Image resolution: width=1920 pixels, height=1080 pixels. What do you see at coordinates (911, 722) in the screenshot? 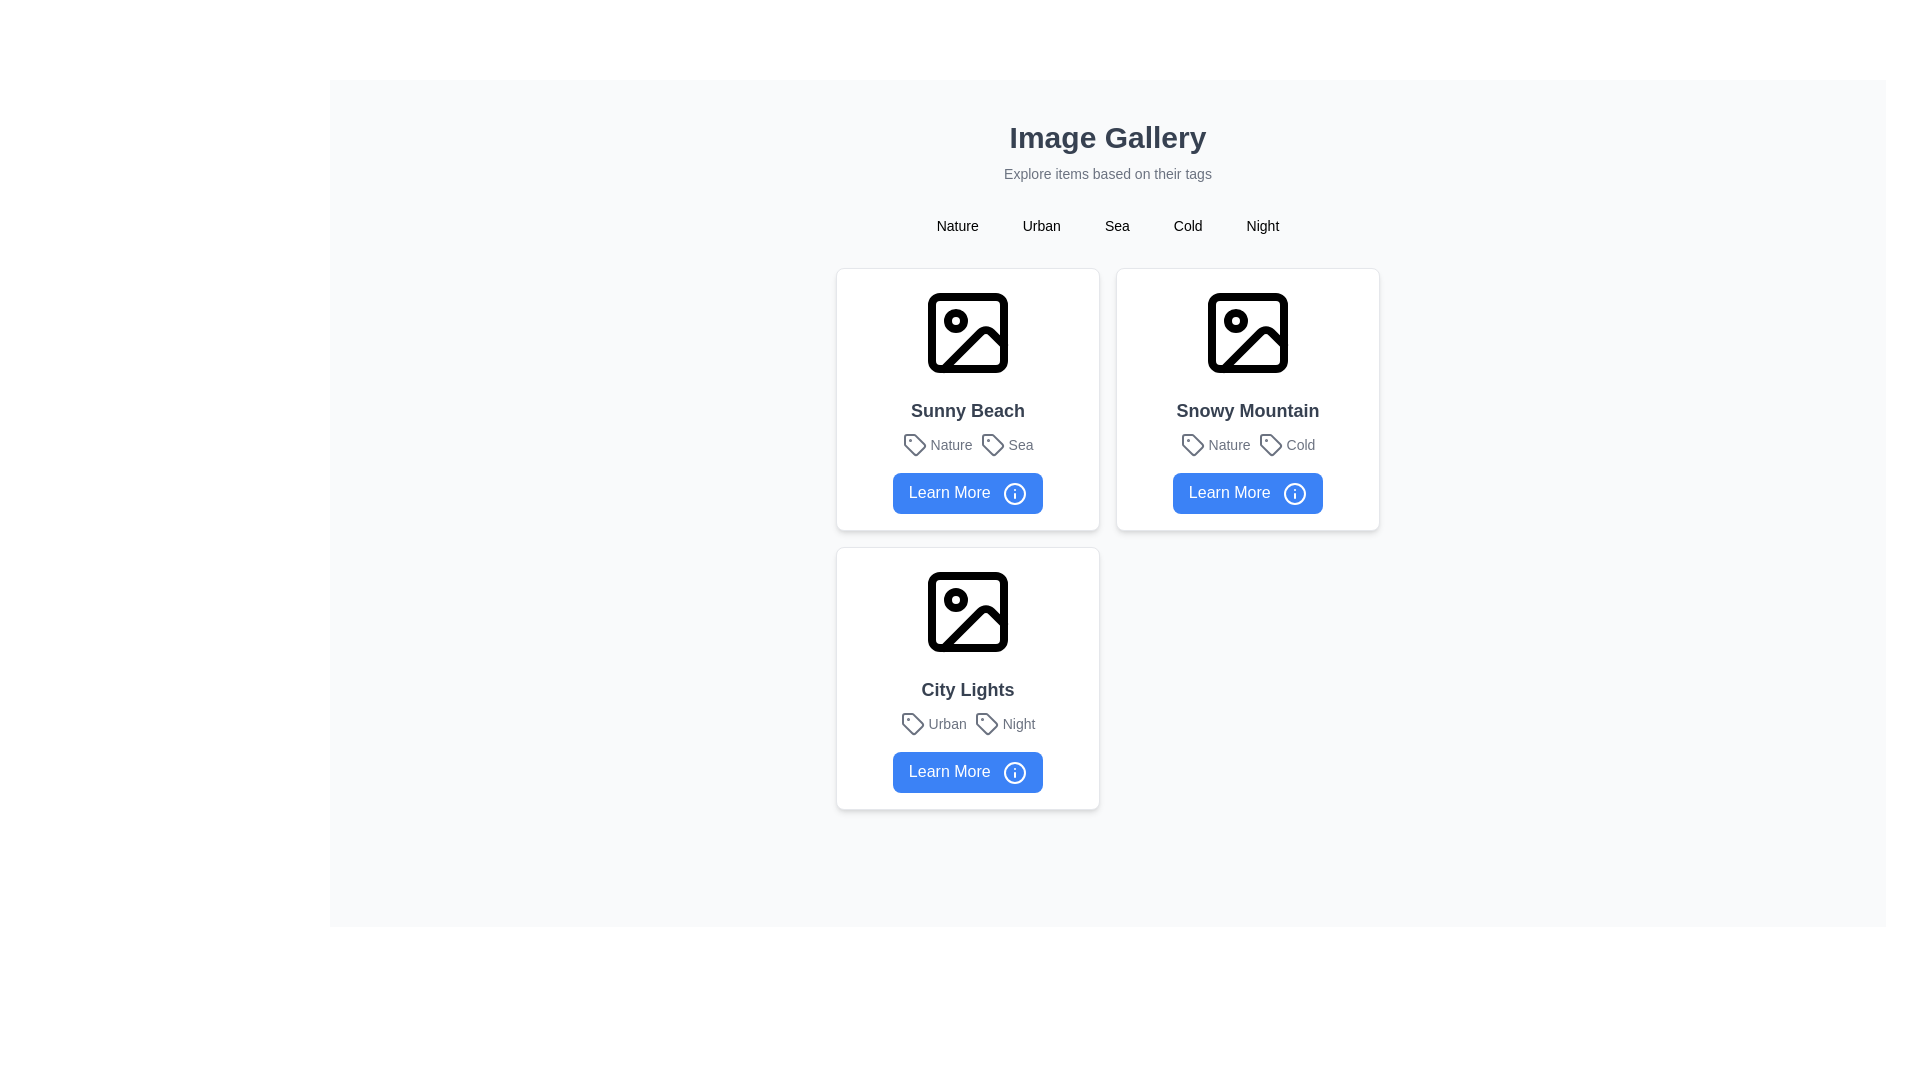
I see `the label-shaped icon located within the 'City Lights' card, positioned just below the title and above the tag labels, to use it as a visual clue` at bounding box center [911, 722].